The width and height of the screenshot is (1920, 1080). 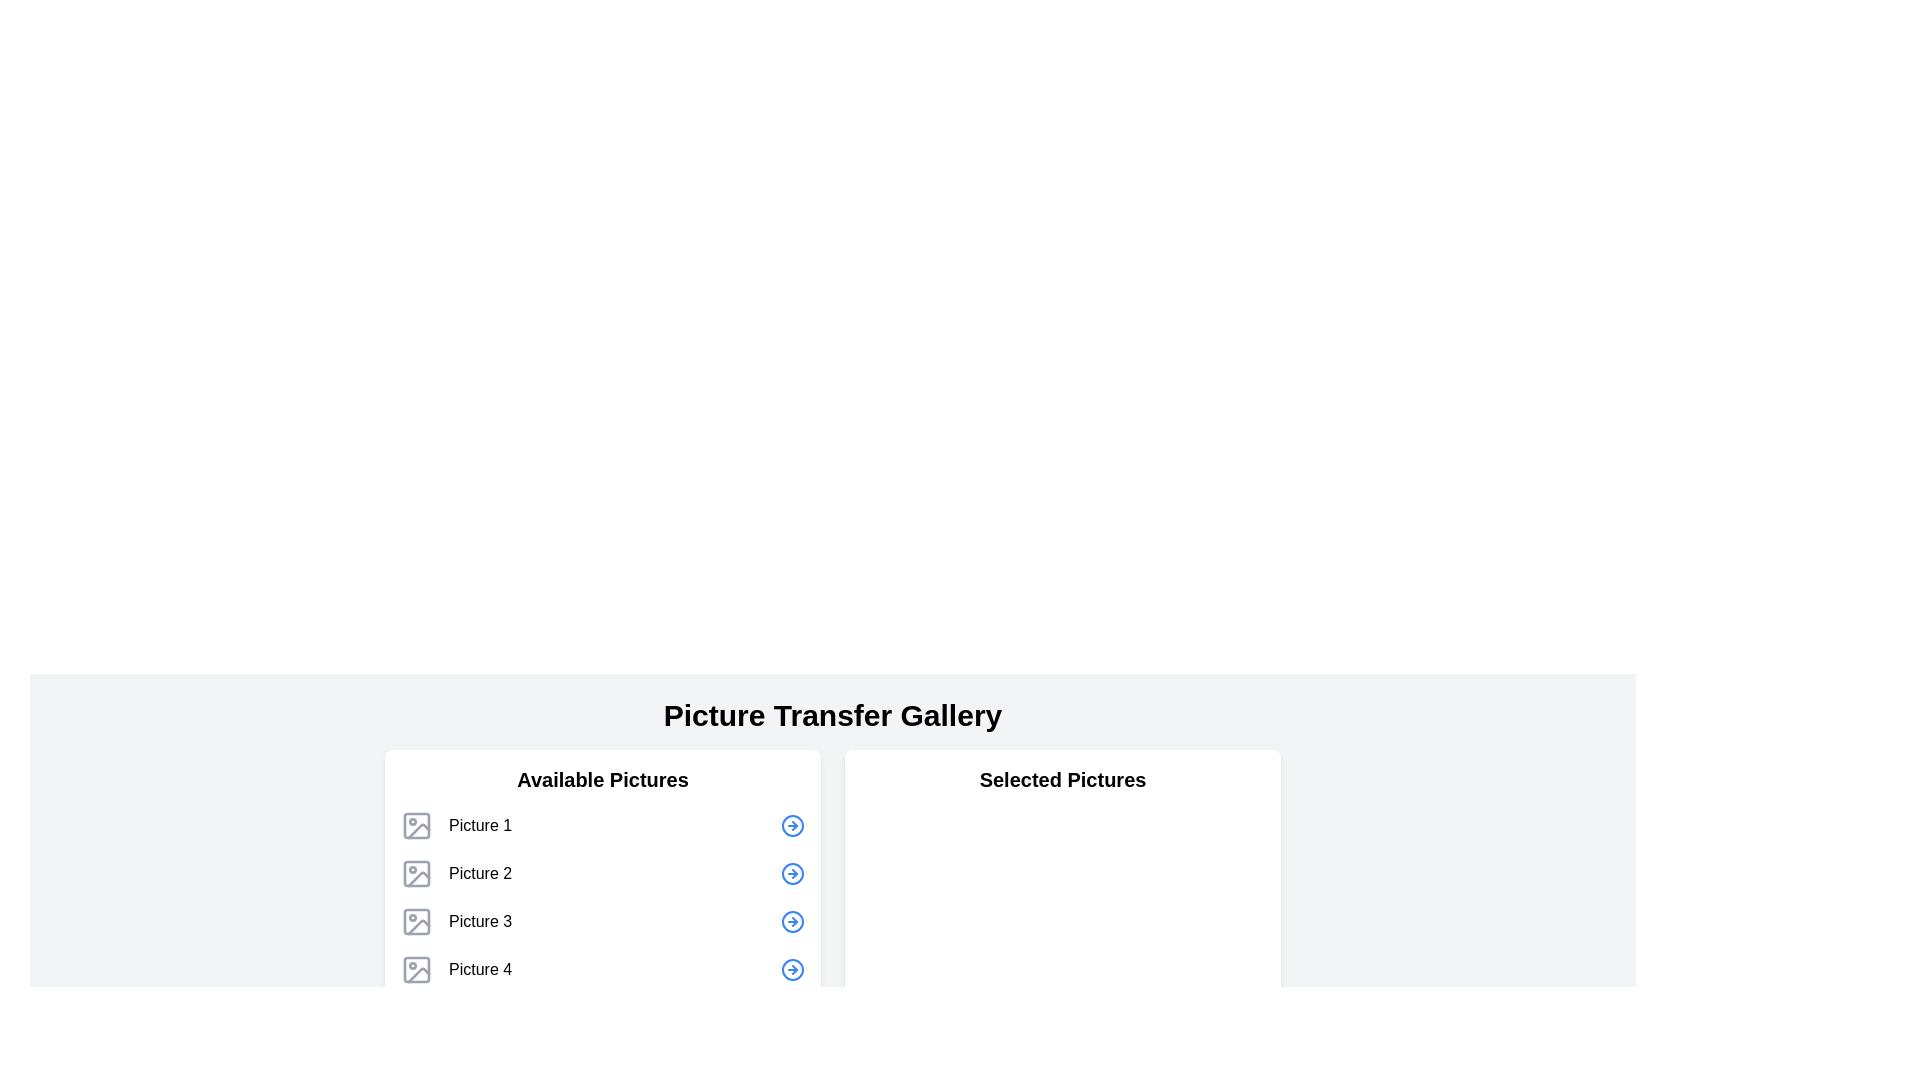 I want to click on the circular button with a blue outline and a rightward-pointing arrow in its center, located to the far right of the first row in the 'Available Pictures' section, to initiate the transfer of the associated picture, so click(x=791, y=825).